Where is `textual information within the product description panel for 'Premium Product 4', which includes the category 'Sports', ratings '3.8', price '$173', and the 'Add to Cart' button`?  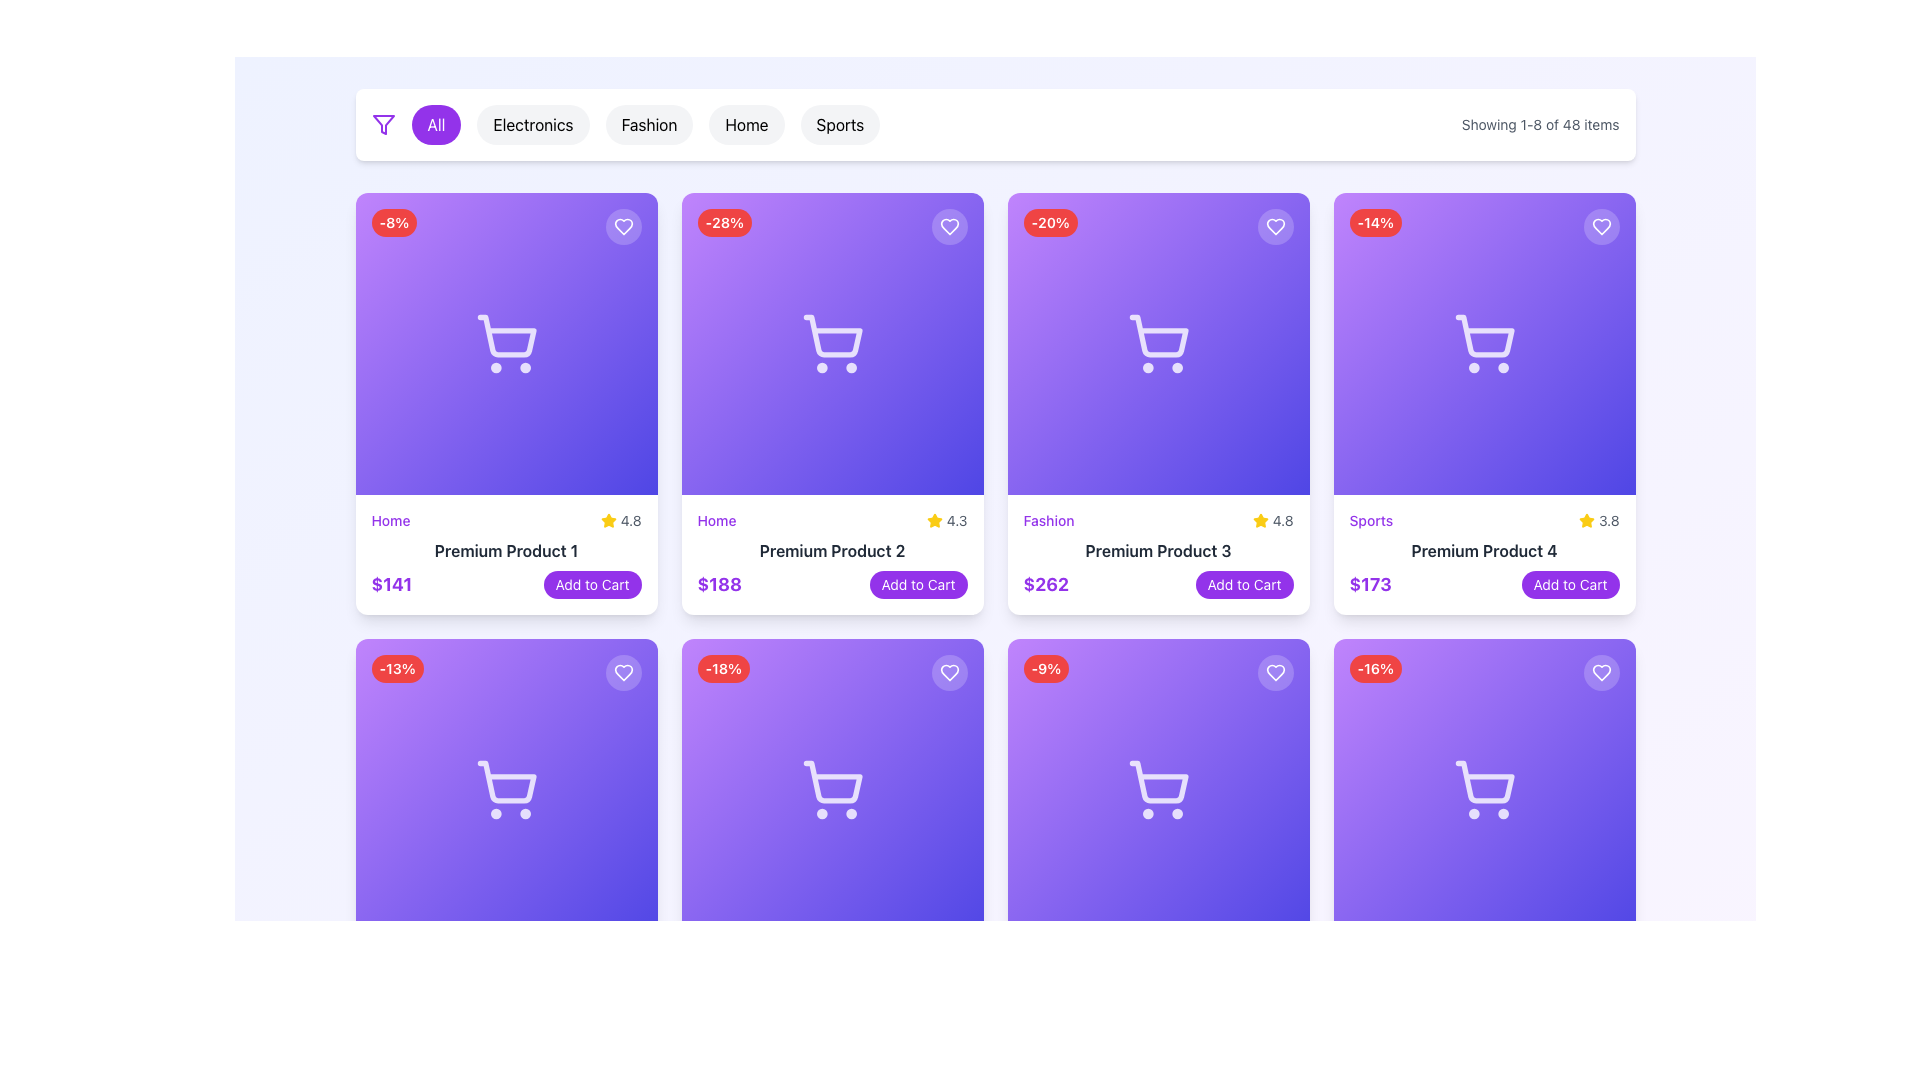
textual information within the product description panel for 'Premium Product 4', which includes the category 'Sports', ratings '3.8', price '$173', and the 'Add to Cart' button is located at coordinates (1484, 555).